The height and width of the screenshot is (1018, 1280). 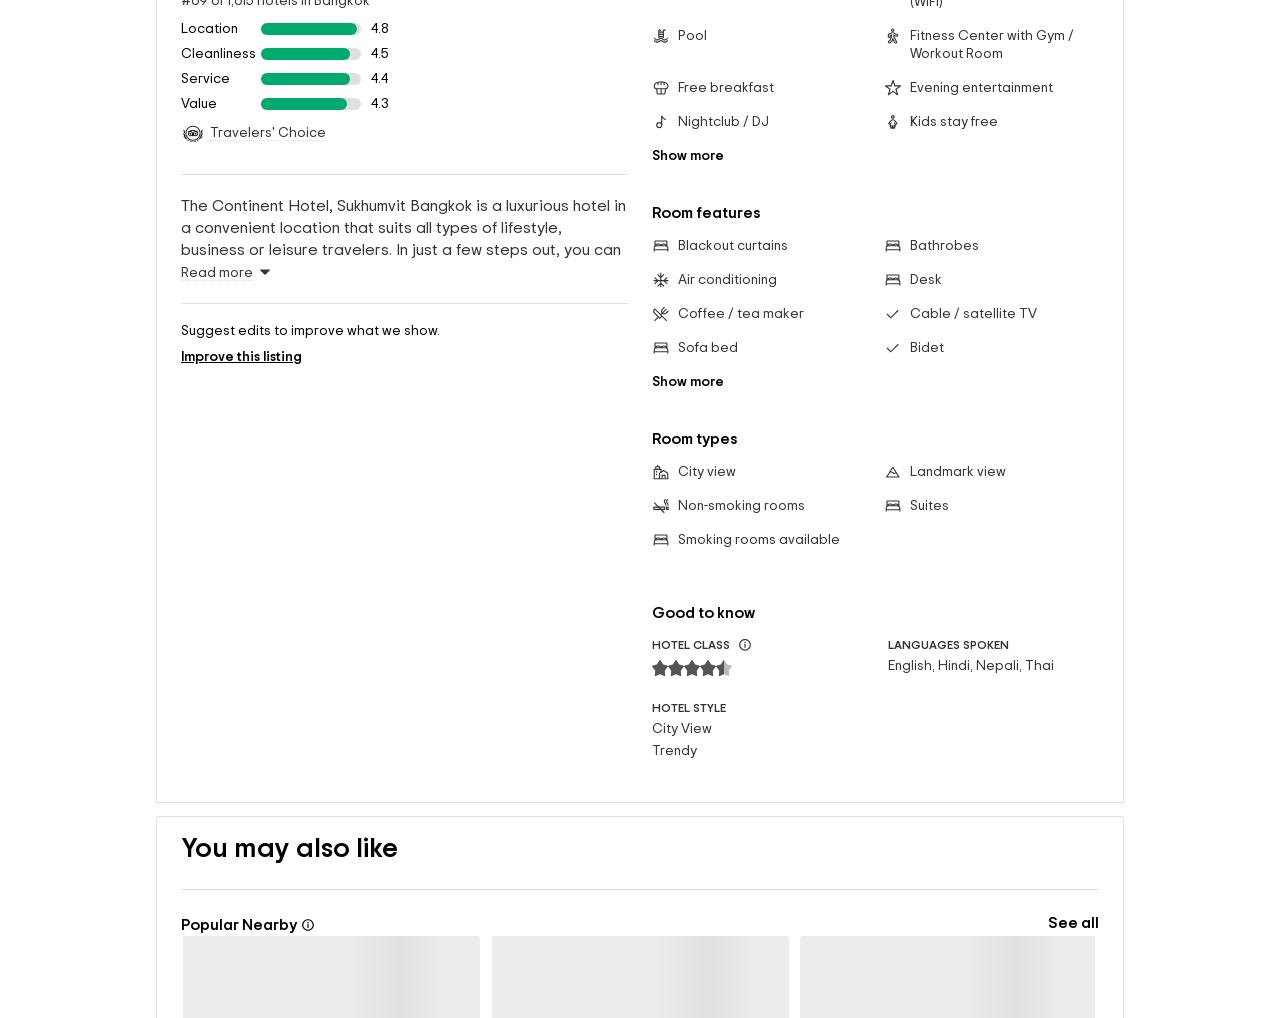 I want to click on 'Bidet', so click(x=924, y=314).